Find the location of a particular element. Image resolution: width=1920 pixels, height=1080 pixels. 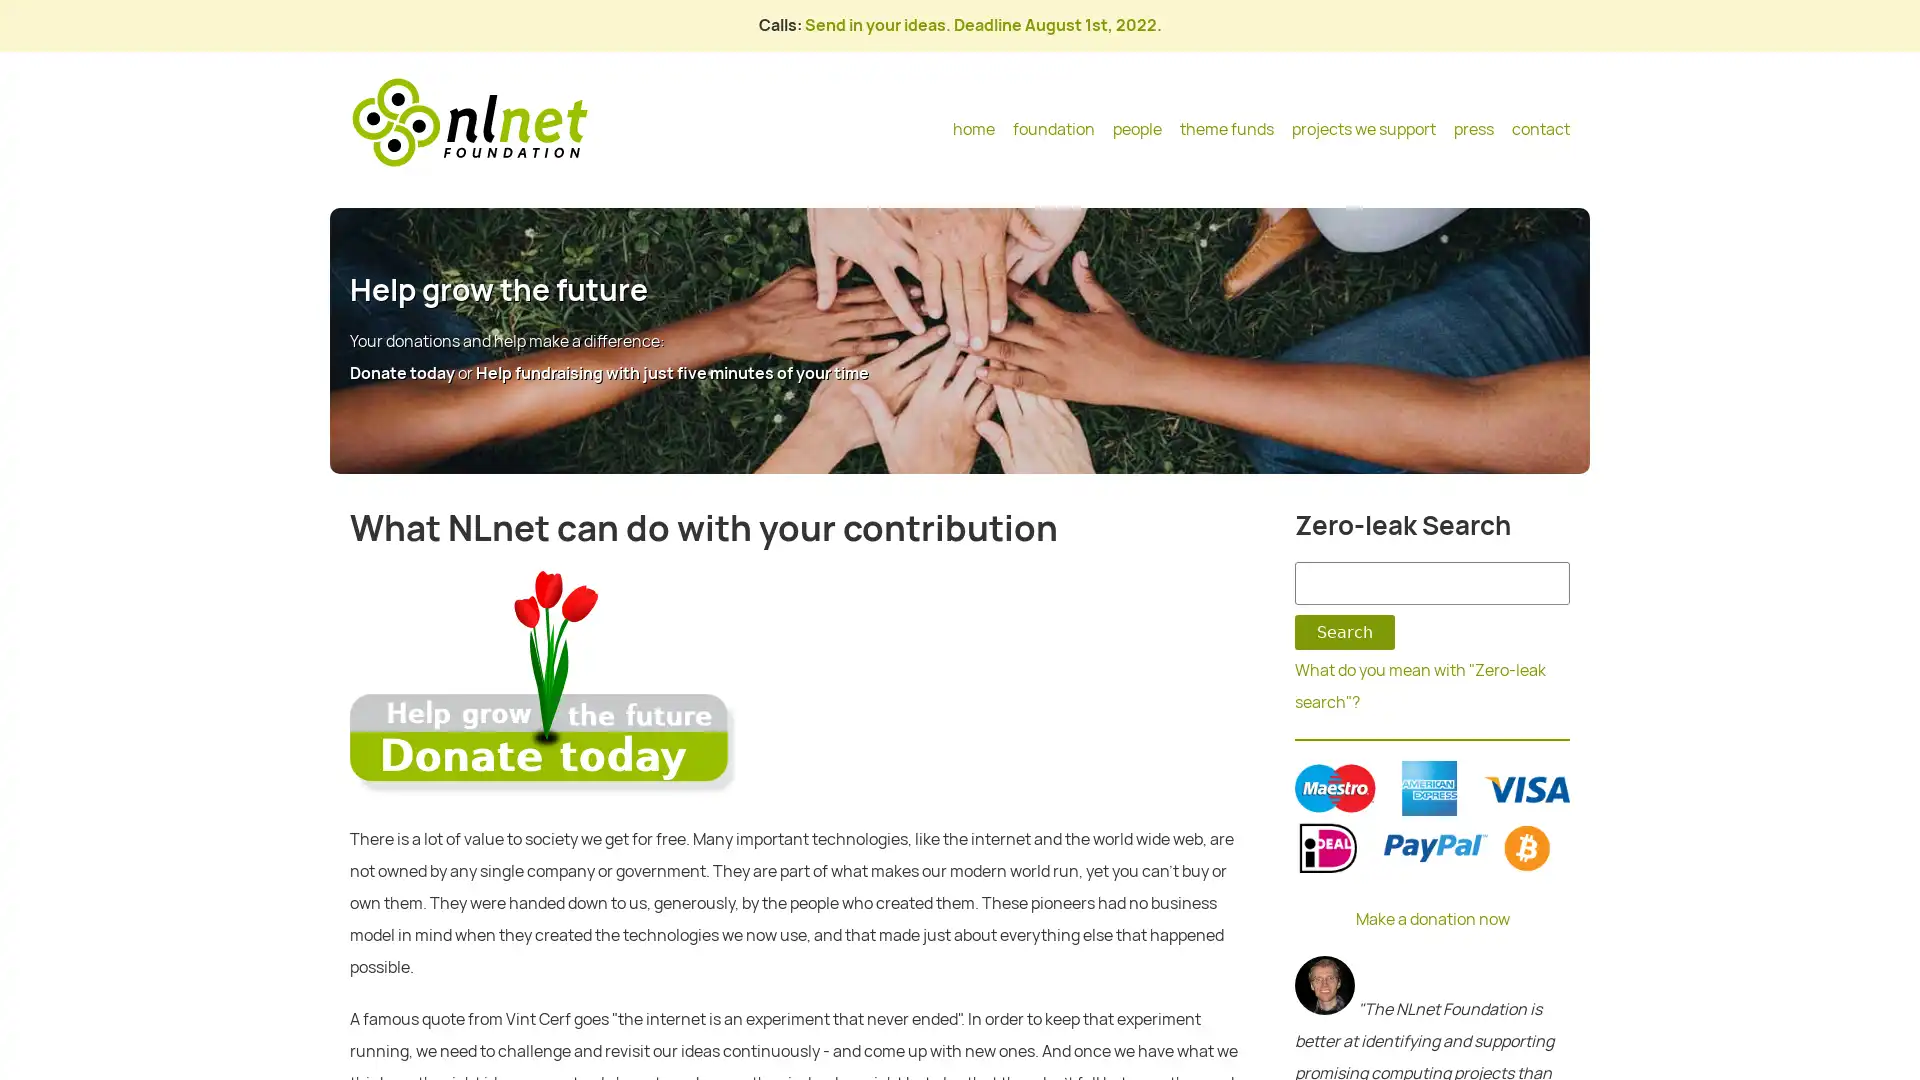

Search is located at coordinates (1344, 632).